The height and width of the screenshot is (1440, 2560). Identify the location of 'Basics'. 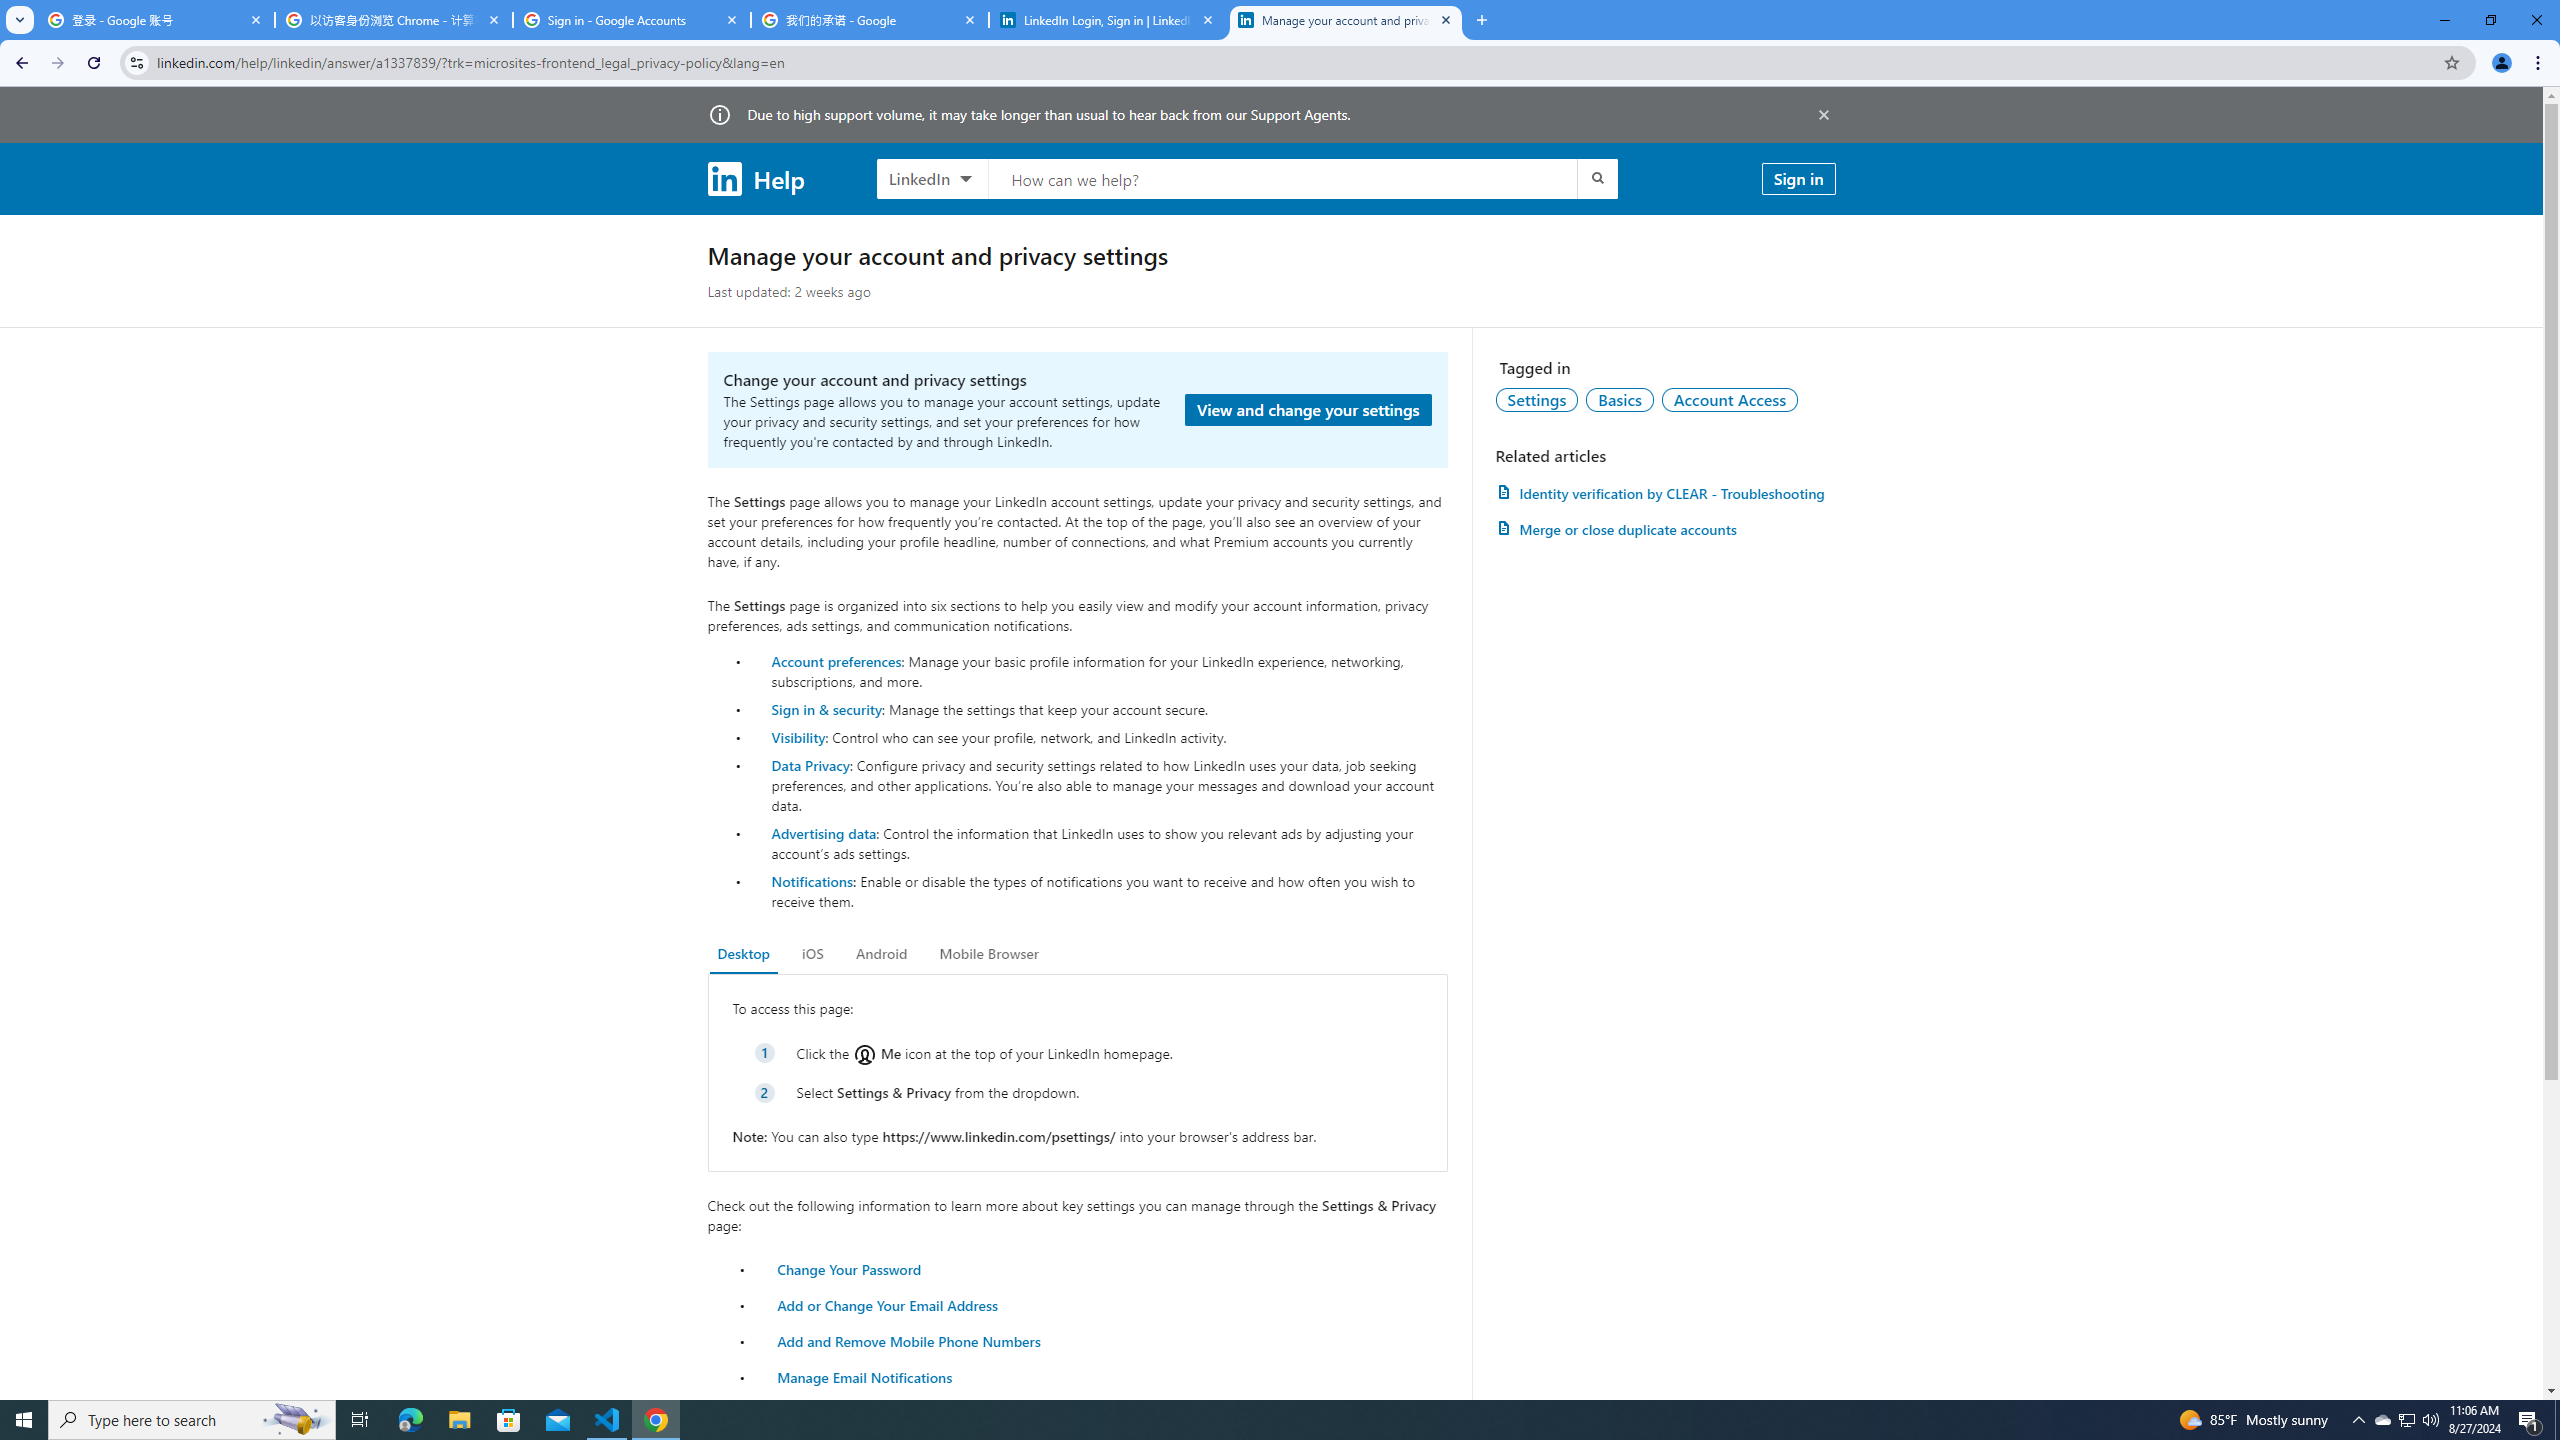
(1619, 398).